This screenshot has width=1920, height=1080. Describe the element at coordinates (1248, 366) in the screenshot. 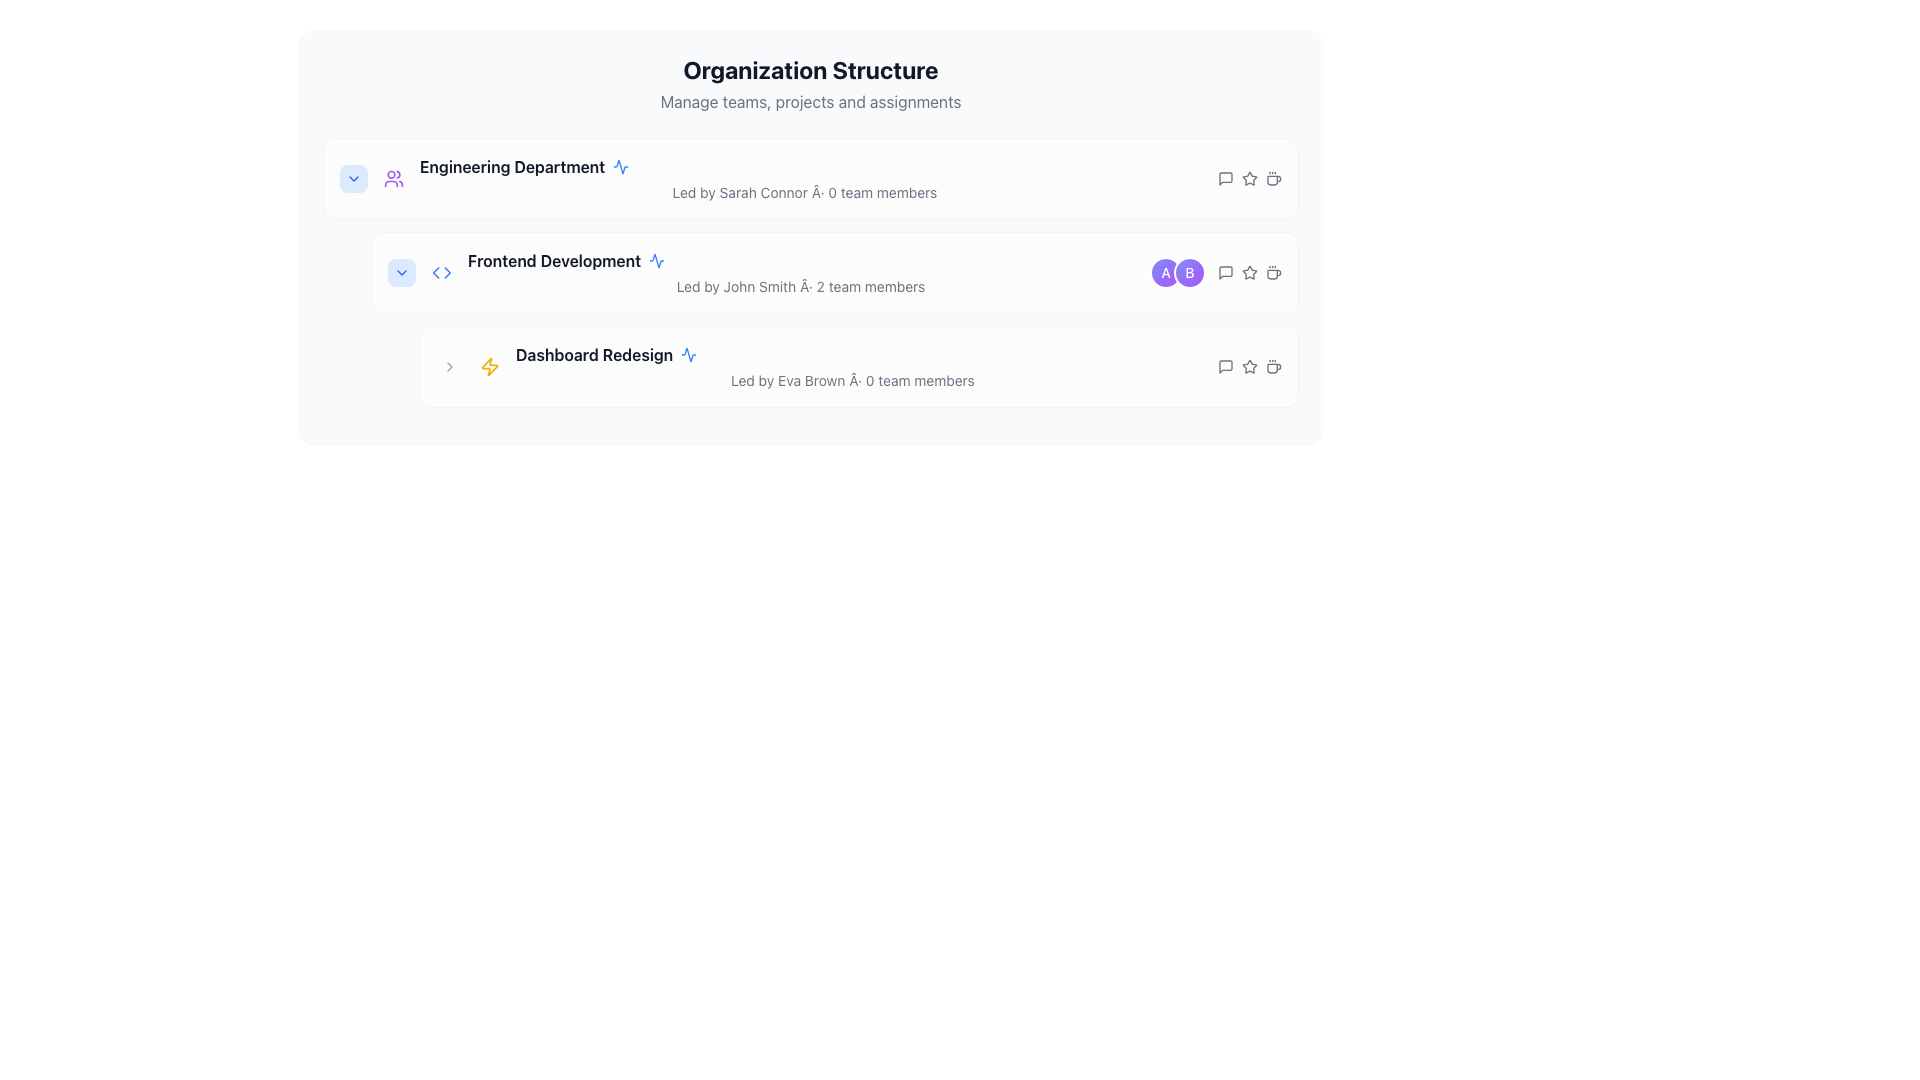

I see `the star-shaped icon button located on the right-hand side of the third section (Dashboard Redesign)` at that location.